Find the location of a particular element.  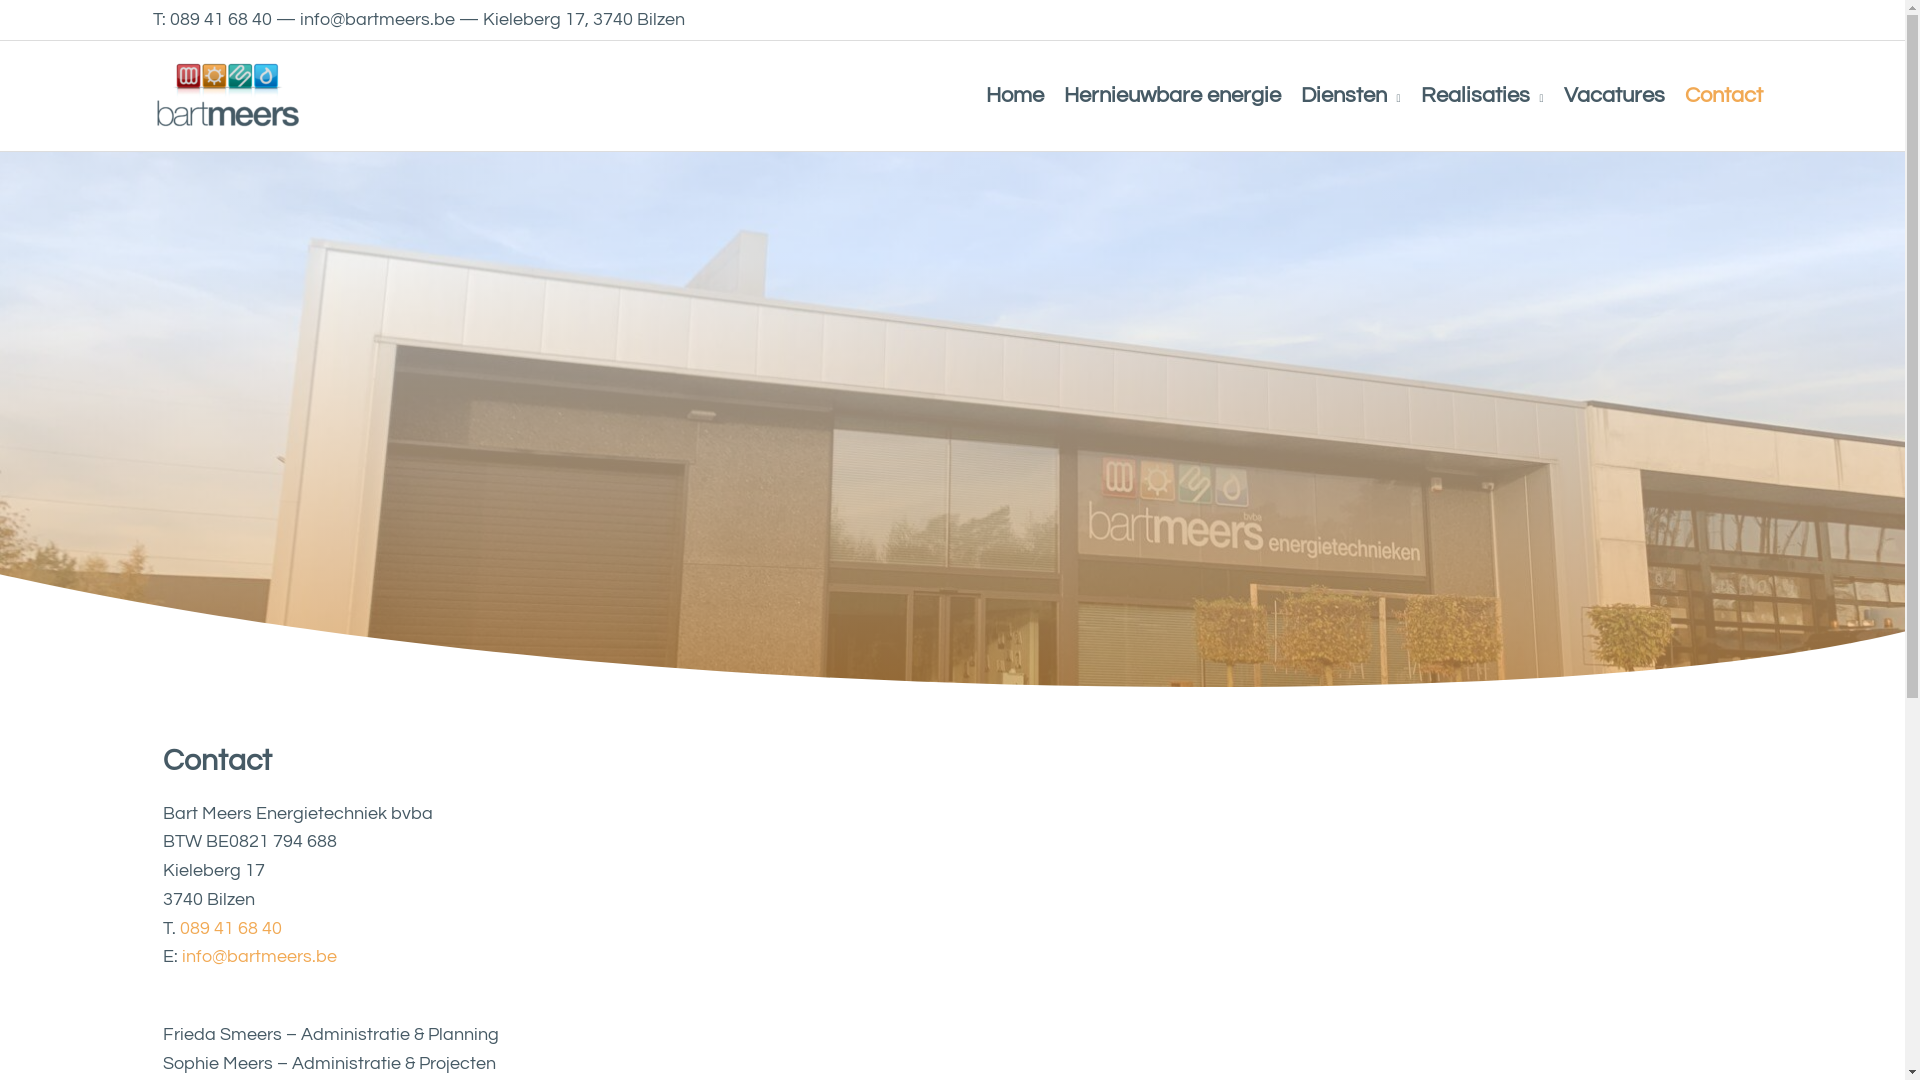

'info@bartmeers.be' is located at coordinates (182, 955).